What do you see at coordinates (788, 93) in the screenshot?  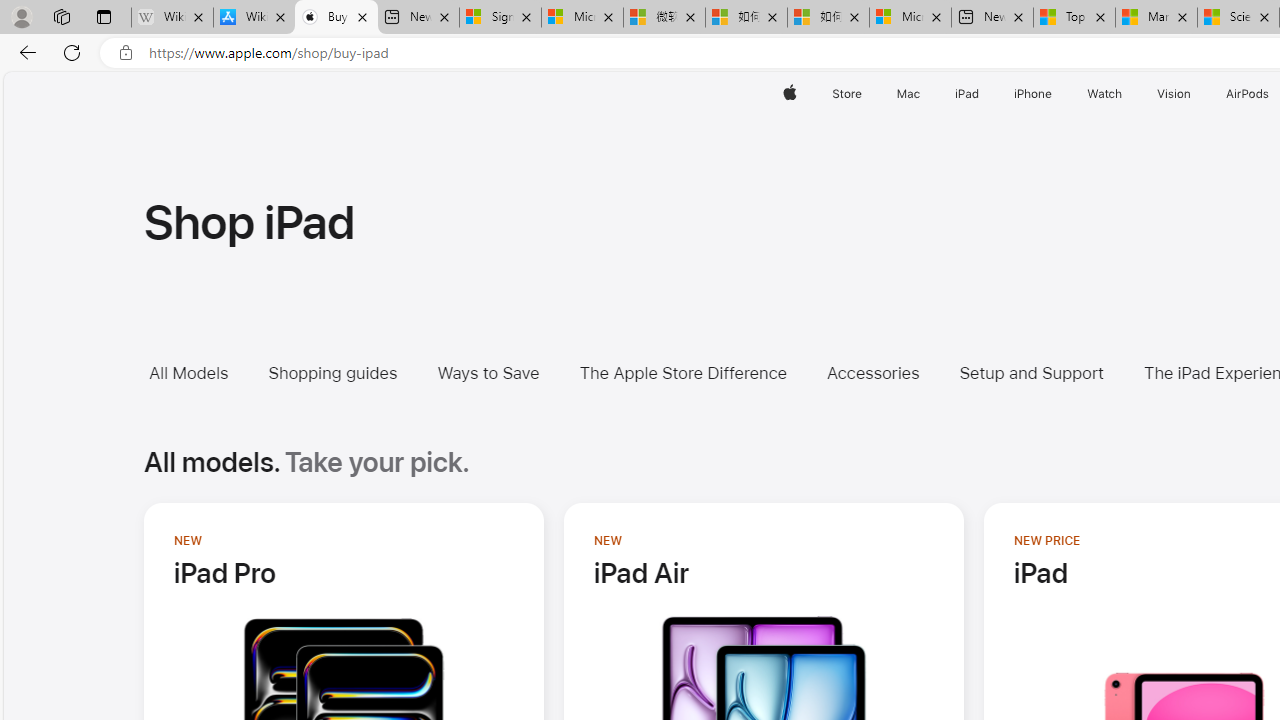 I see `'Apple'` at bounding box center [788, 93].